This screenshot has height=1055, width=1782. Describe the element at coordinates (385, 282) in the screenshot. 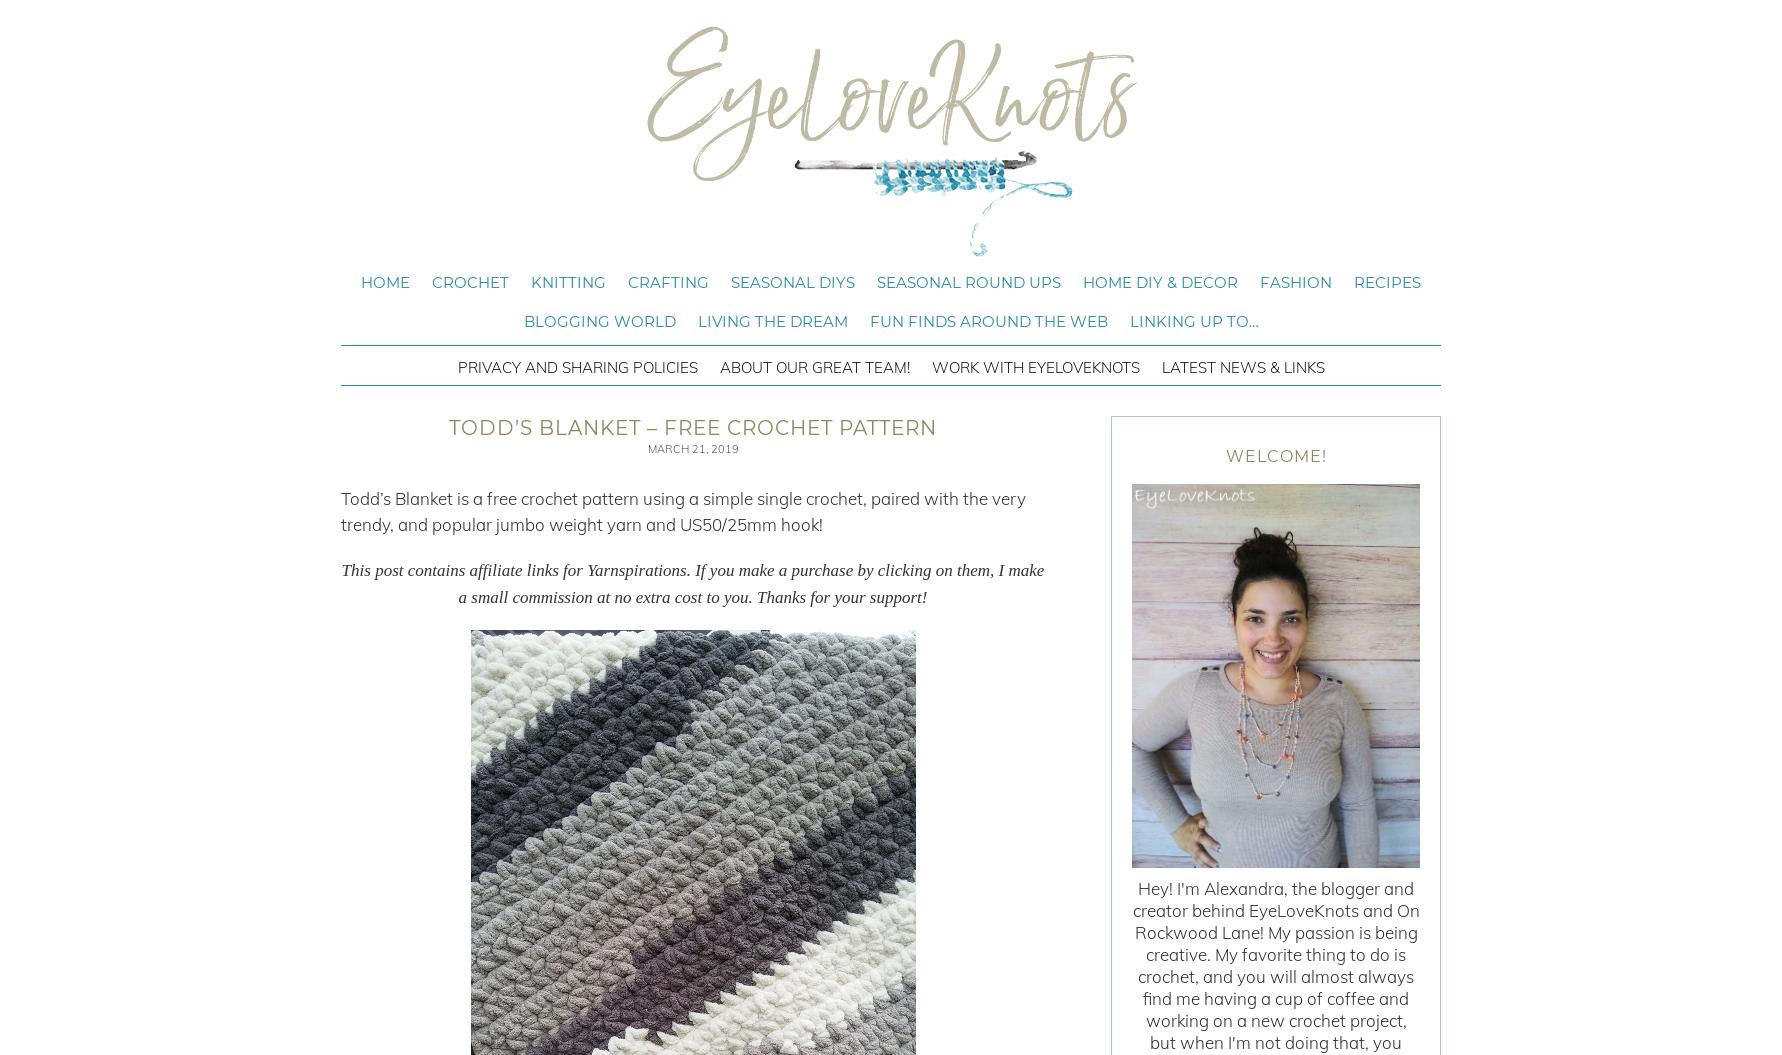

I see `'Home'` at that location.